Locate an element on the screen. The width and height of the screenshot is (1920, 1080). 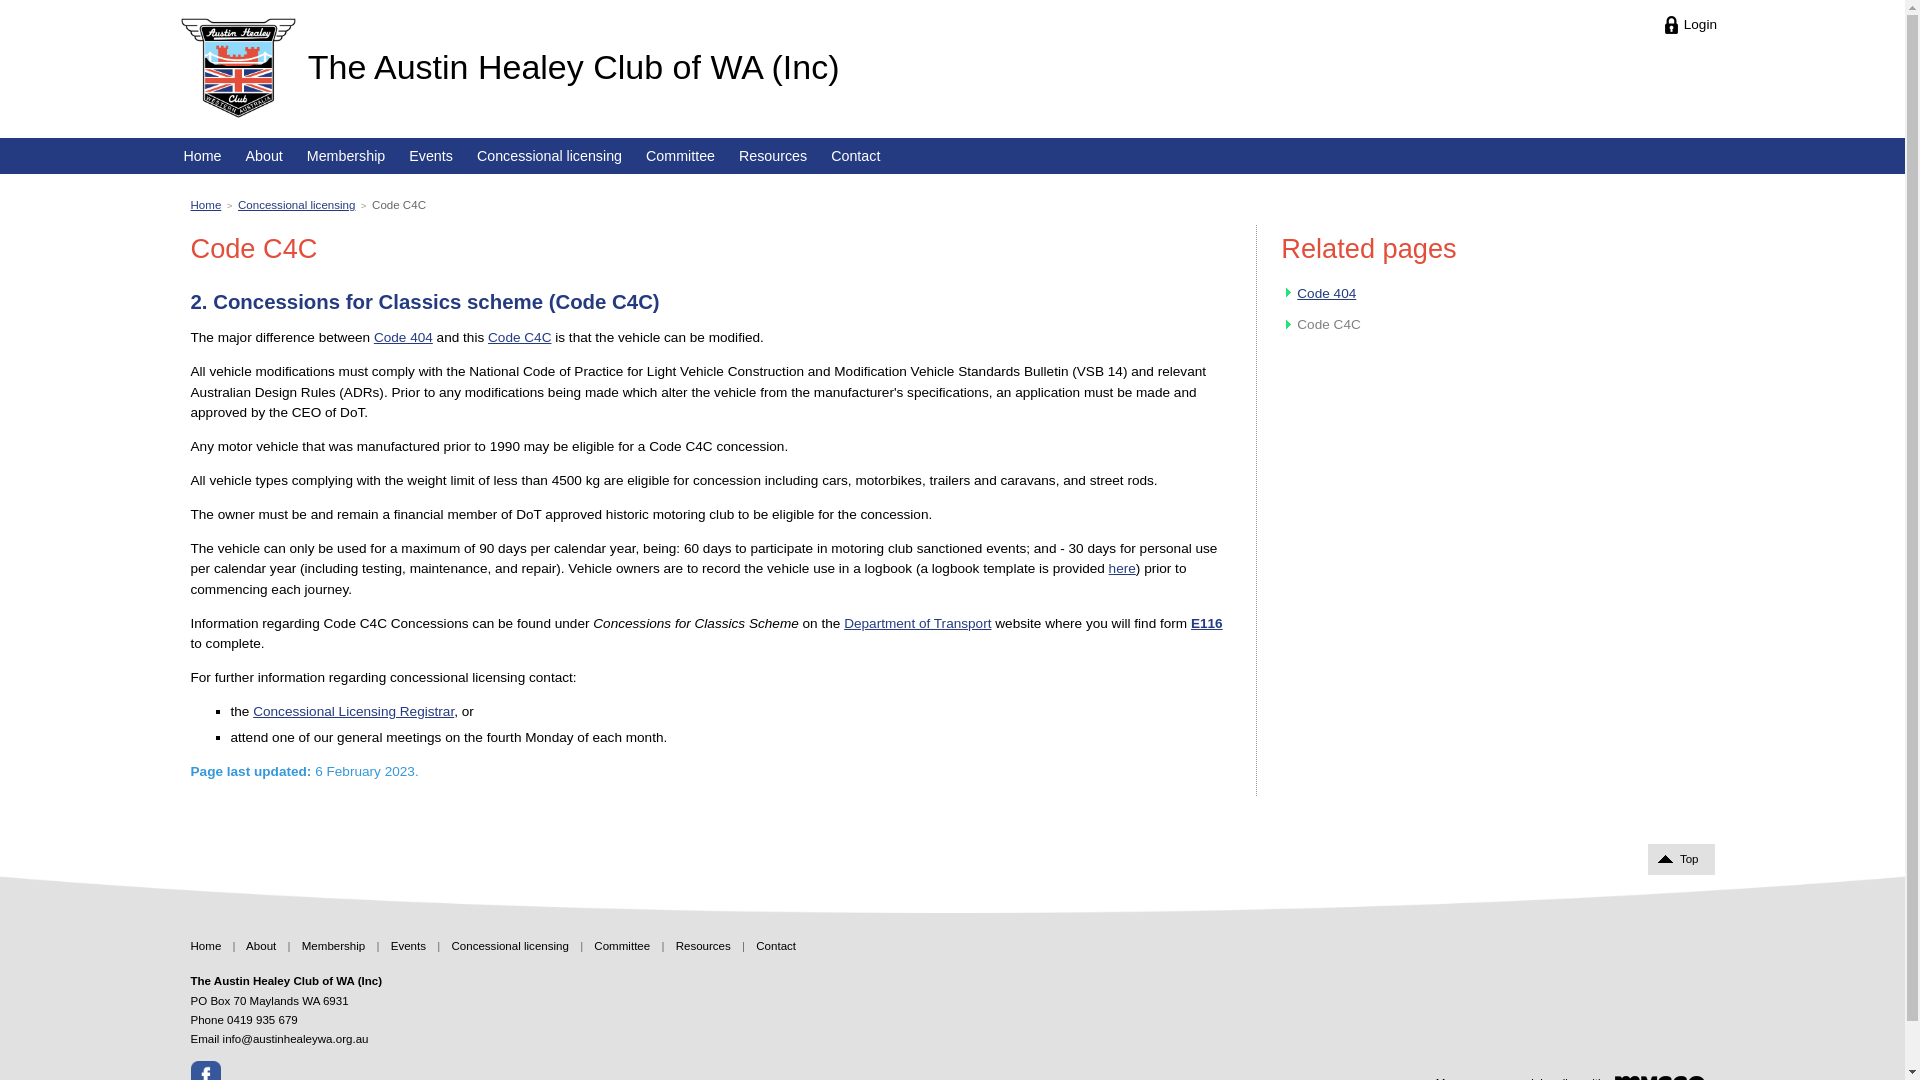
'Contact' is located at coordinates (855, 154).